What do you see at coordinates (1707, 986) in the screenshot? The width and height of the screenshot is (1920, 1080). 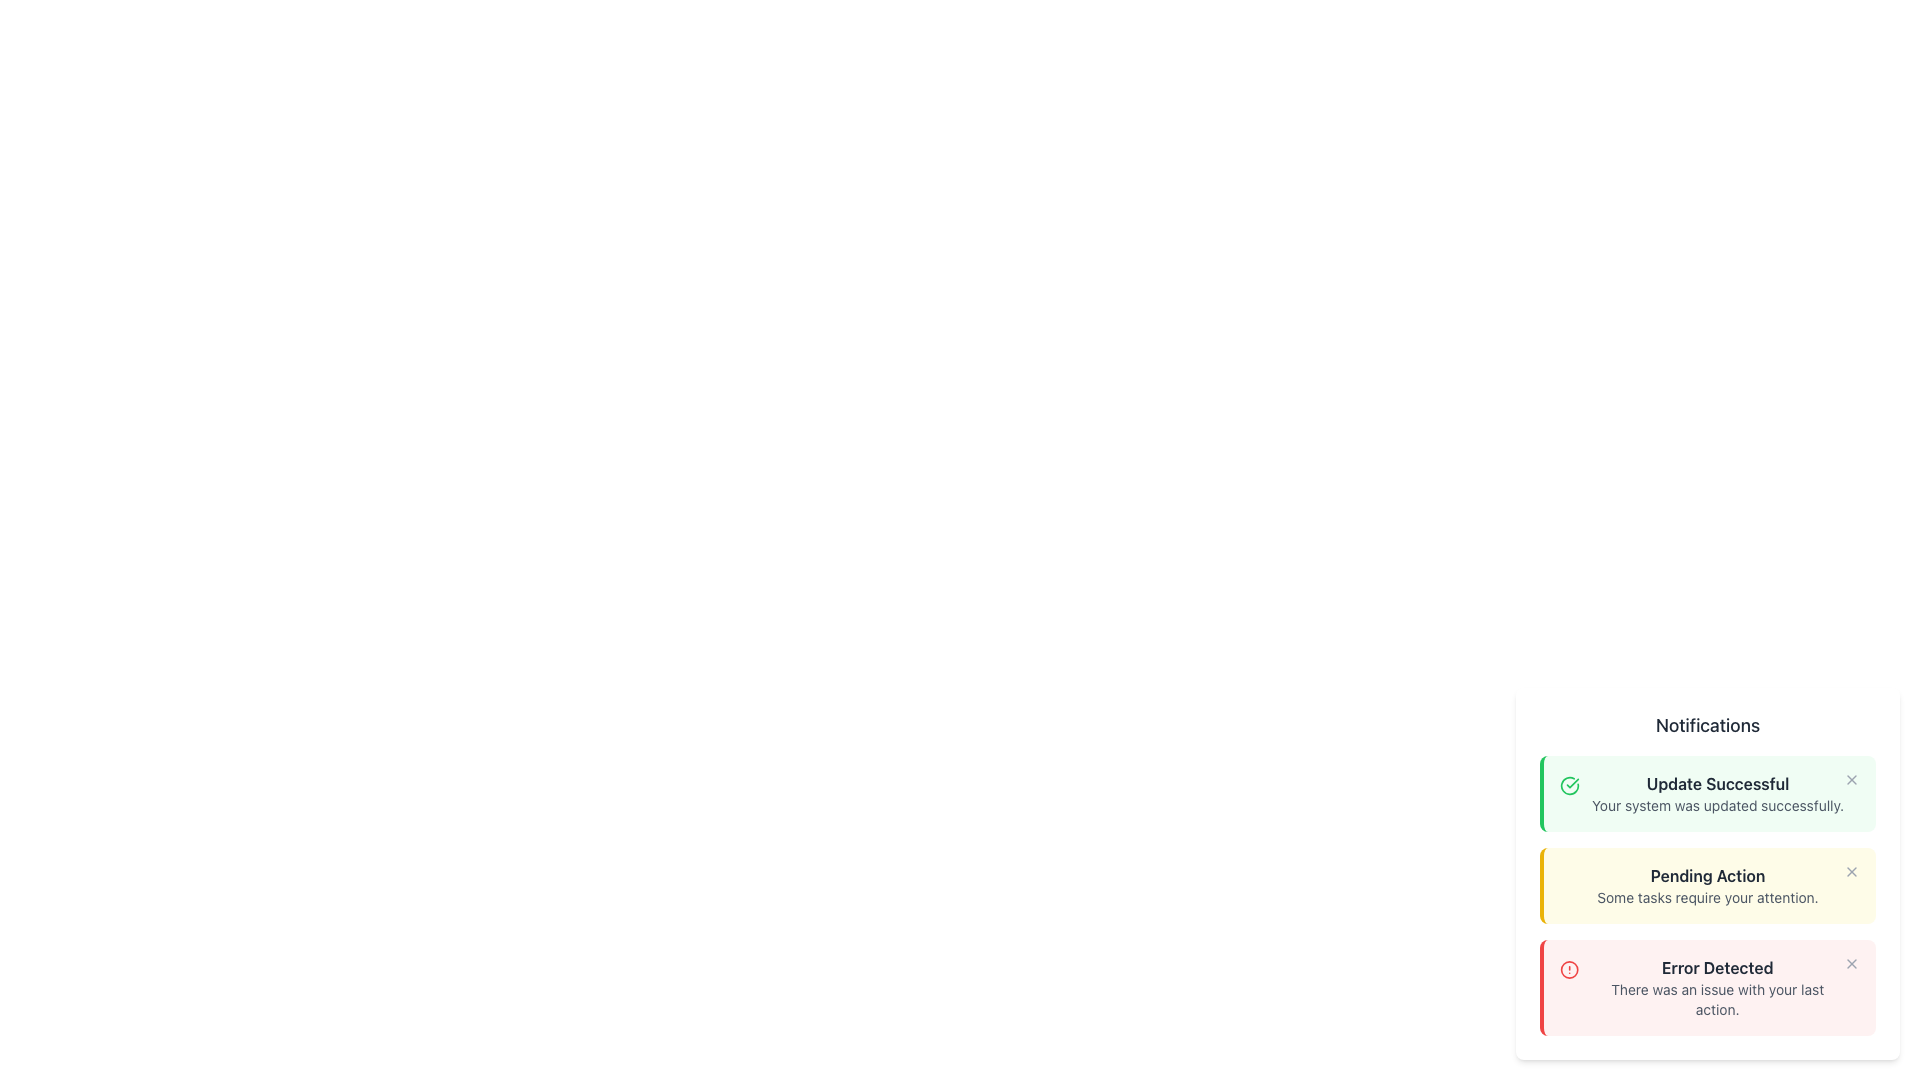 I see `the error notification card located at the bottom-right of the interface by clicking on it` at bounding box center [1707, 986].